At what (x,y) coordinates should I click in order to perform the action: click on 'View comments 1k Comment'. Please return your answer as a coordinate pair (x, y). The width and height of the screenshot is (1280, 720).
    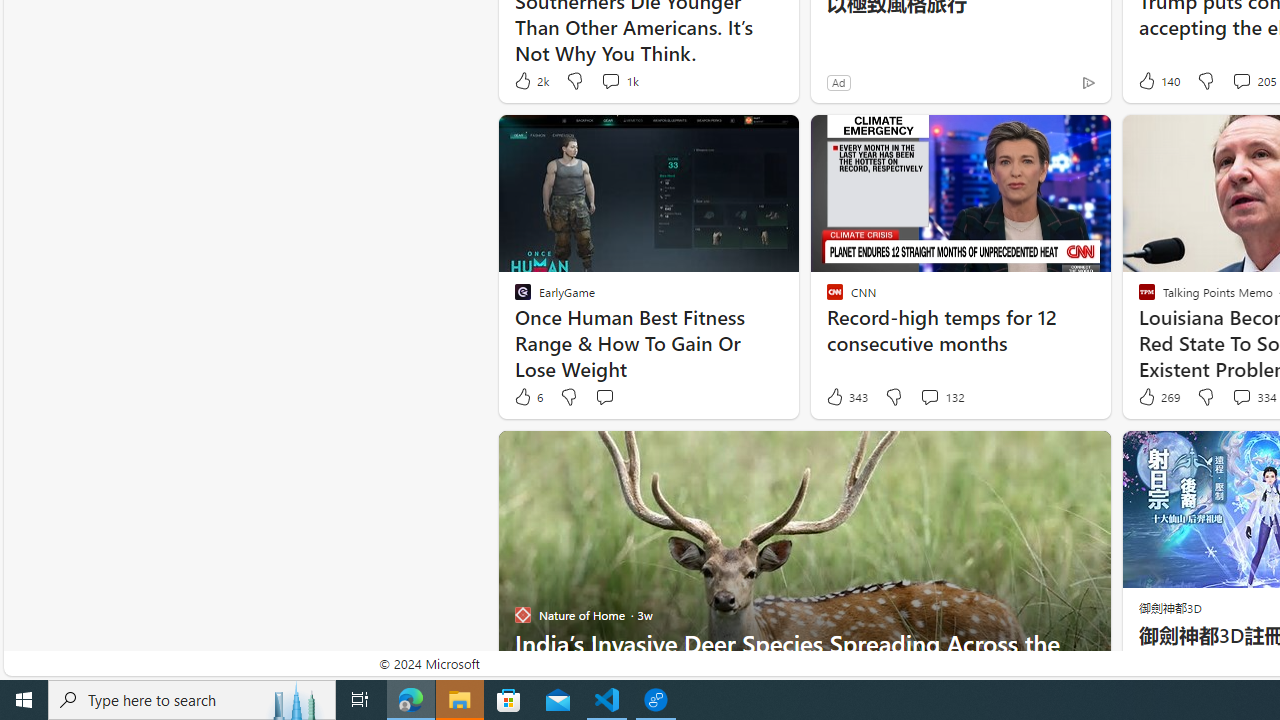
    Looking at the image, I should click on (617, 80).